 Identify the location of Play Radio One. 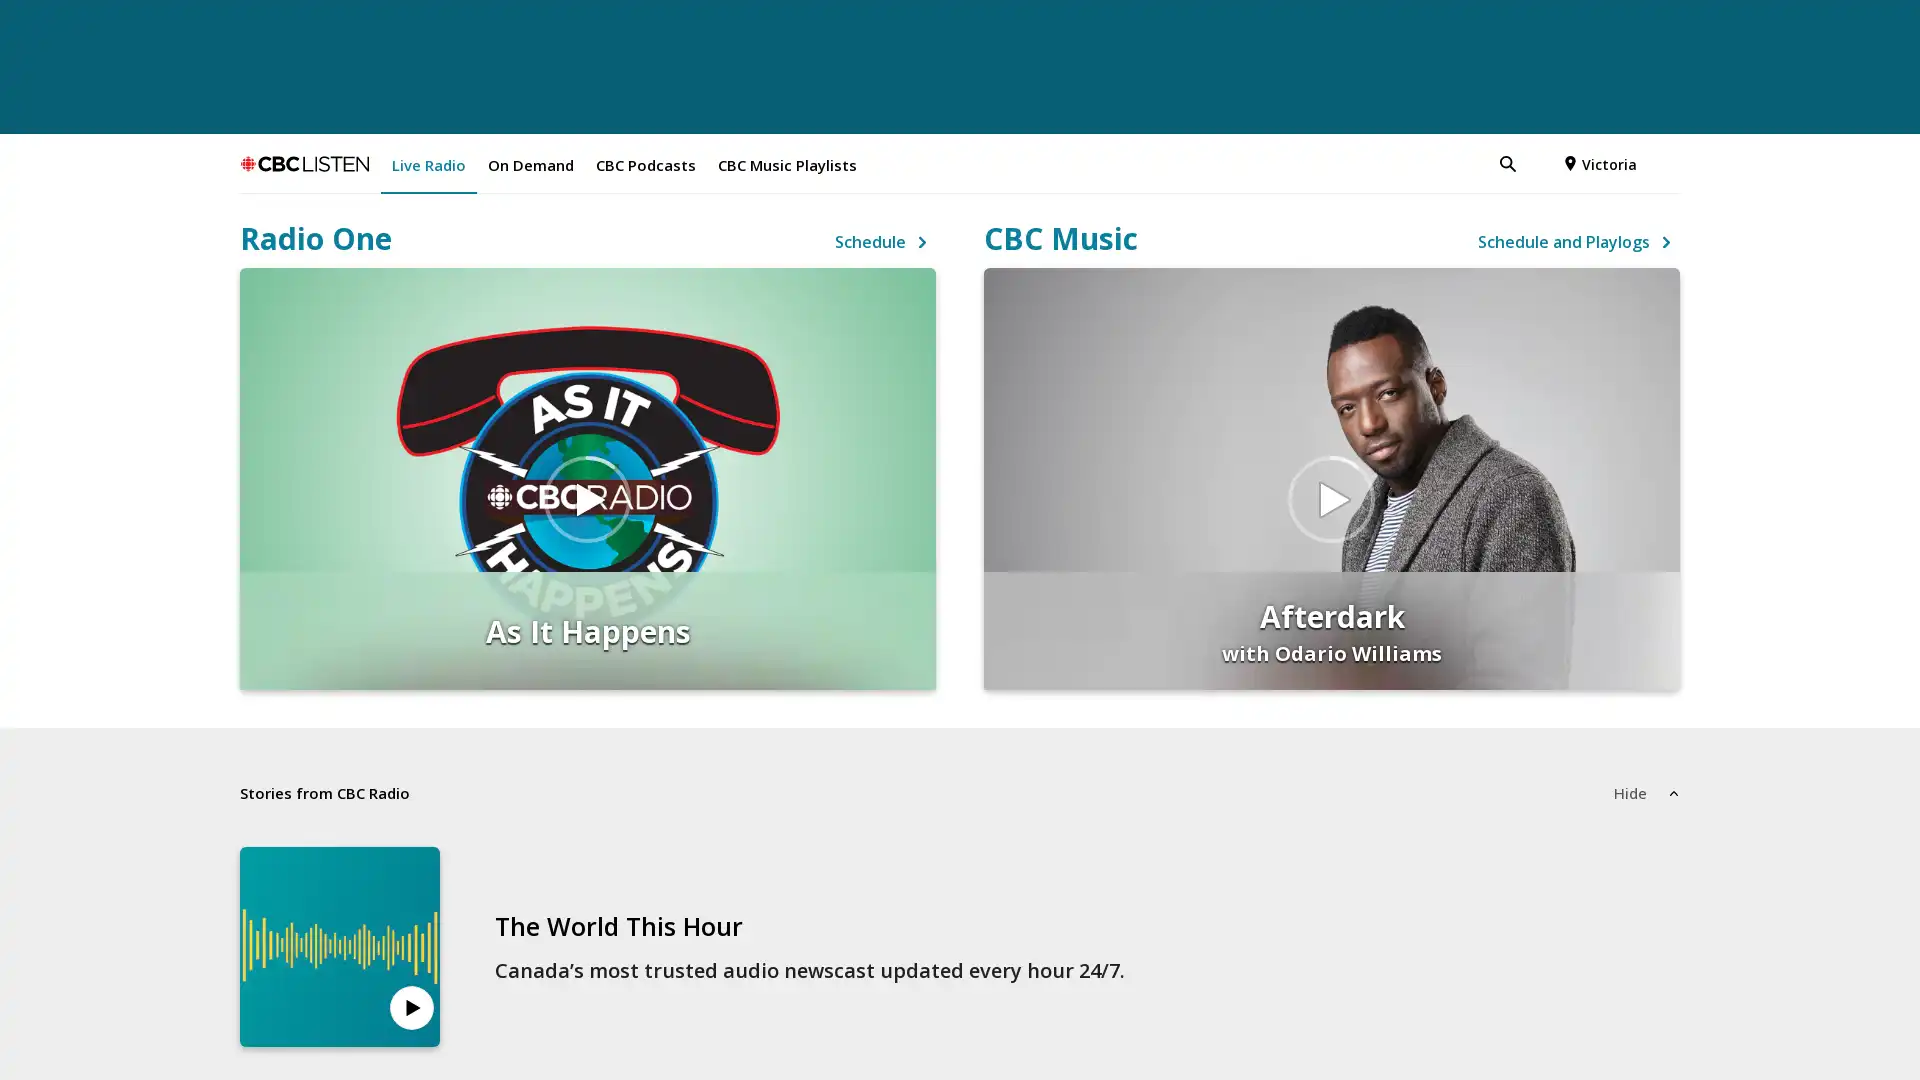
(587, 408).